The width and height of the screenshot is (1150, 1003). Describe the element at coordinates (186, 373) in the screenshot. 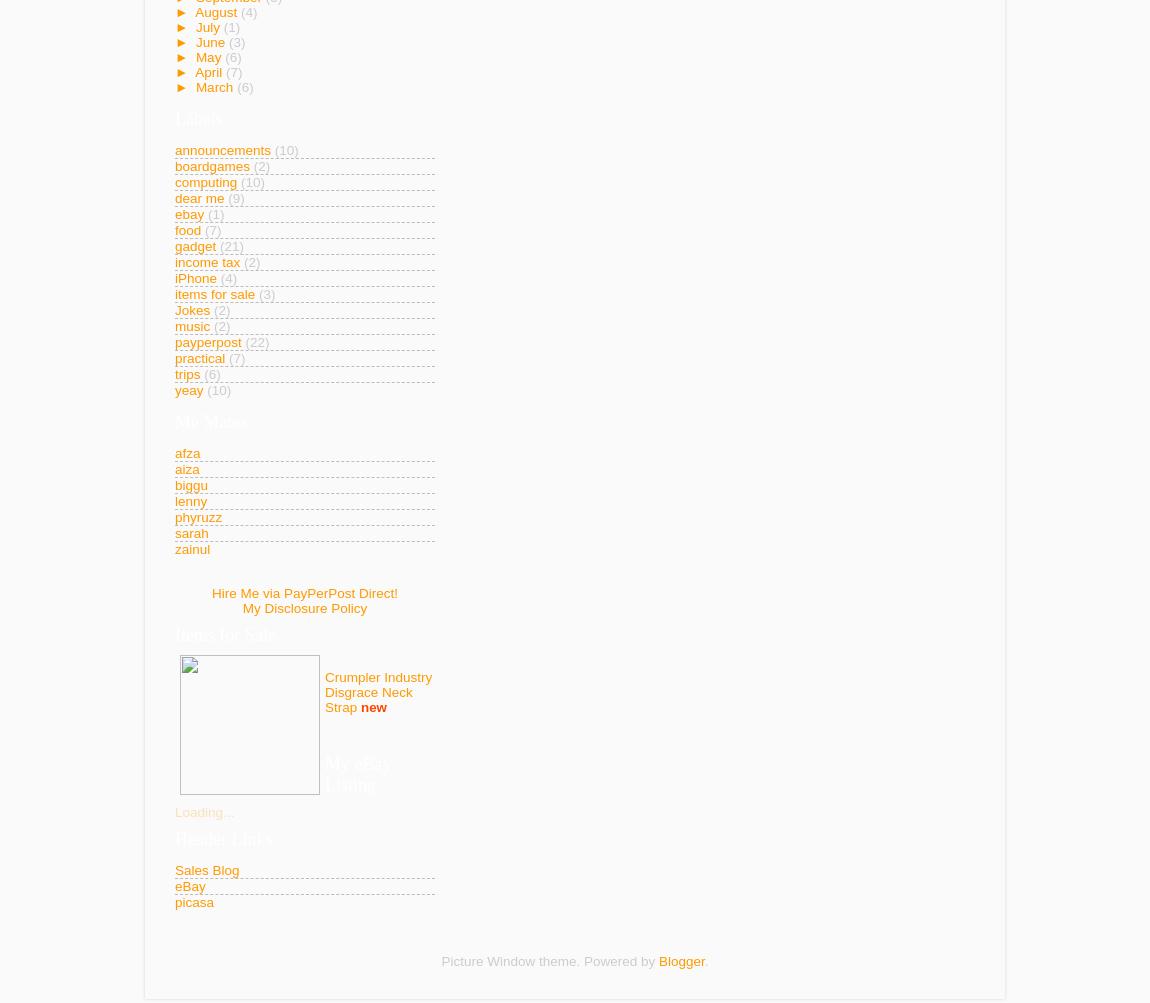

I see `'trips'` at that location.